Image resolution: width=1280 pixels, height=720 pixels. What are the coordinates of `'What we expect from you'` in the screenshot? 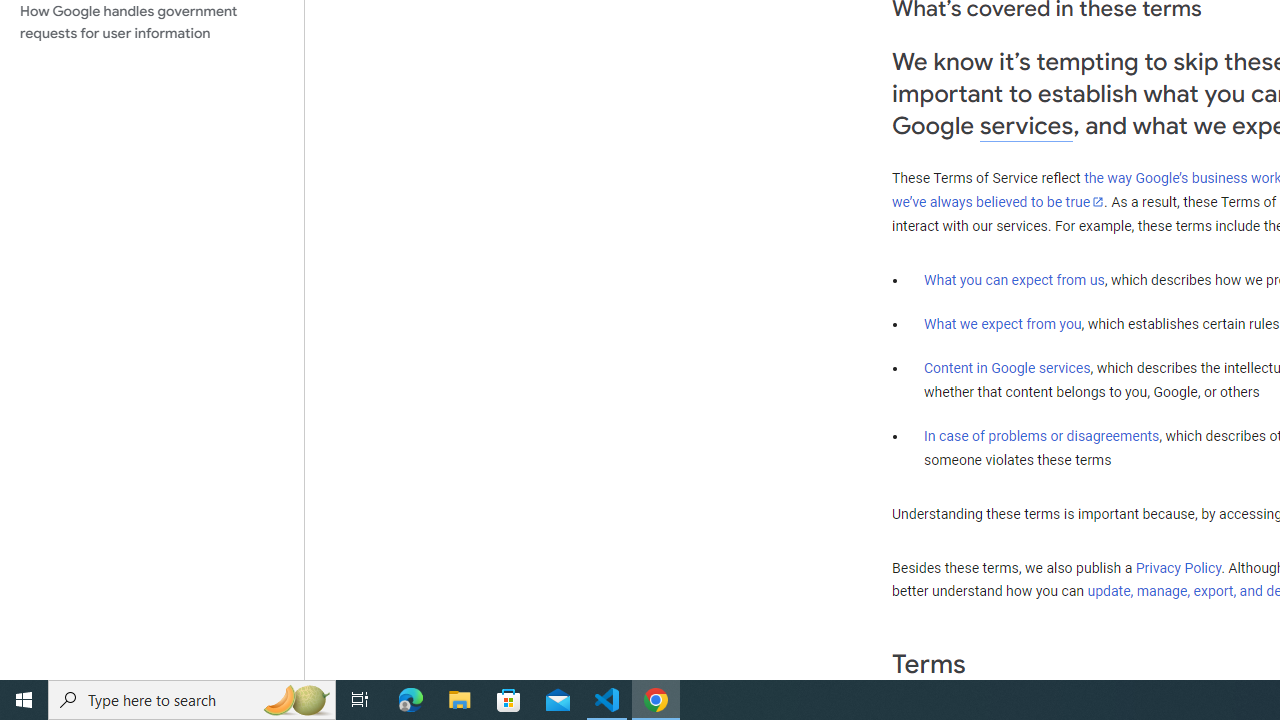 It's located at (1002, 323).